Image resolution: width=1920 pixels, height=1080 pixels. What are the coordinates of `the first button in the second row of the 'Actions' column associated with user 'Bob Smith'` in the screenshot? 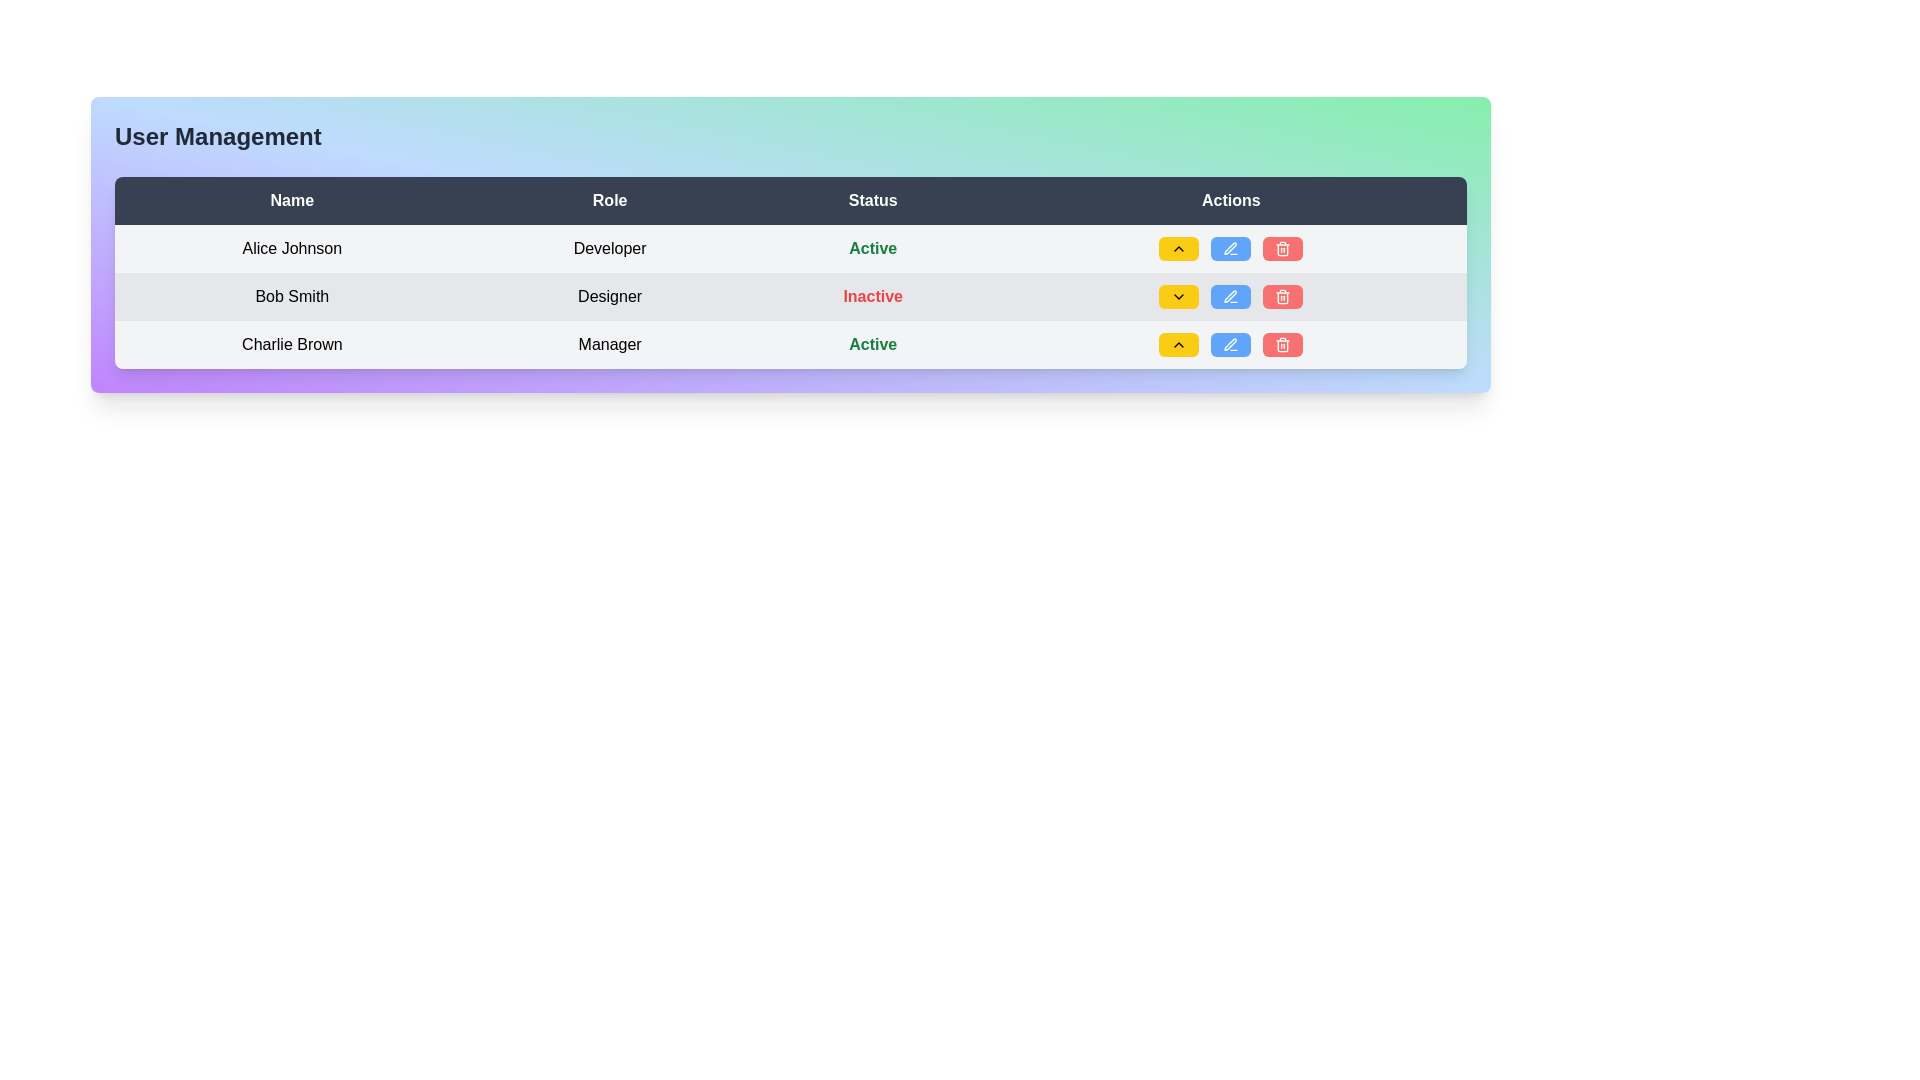 It's located at (1179, 297).